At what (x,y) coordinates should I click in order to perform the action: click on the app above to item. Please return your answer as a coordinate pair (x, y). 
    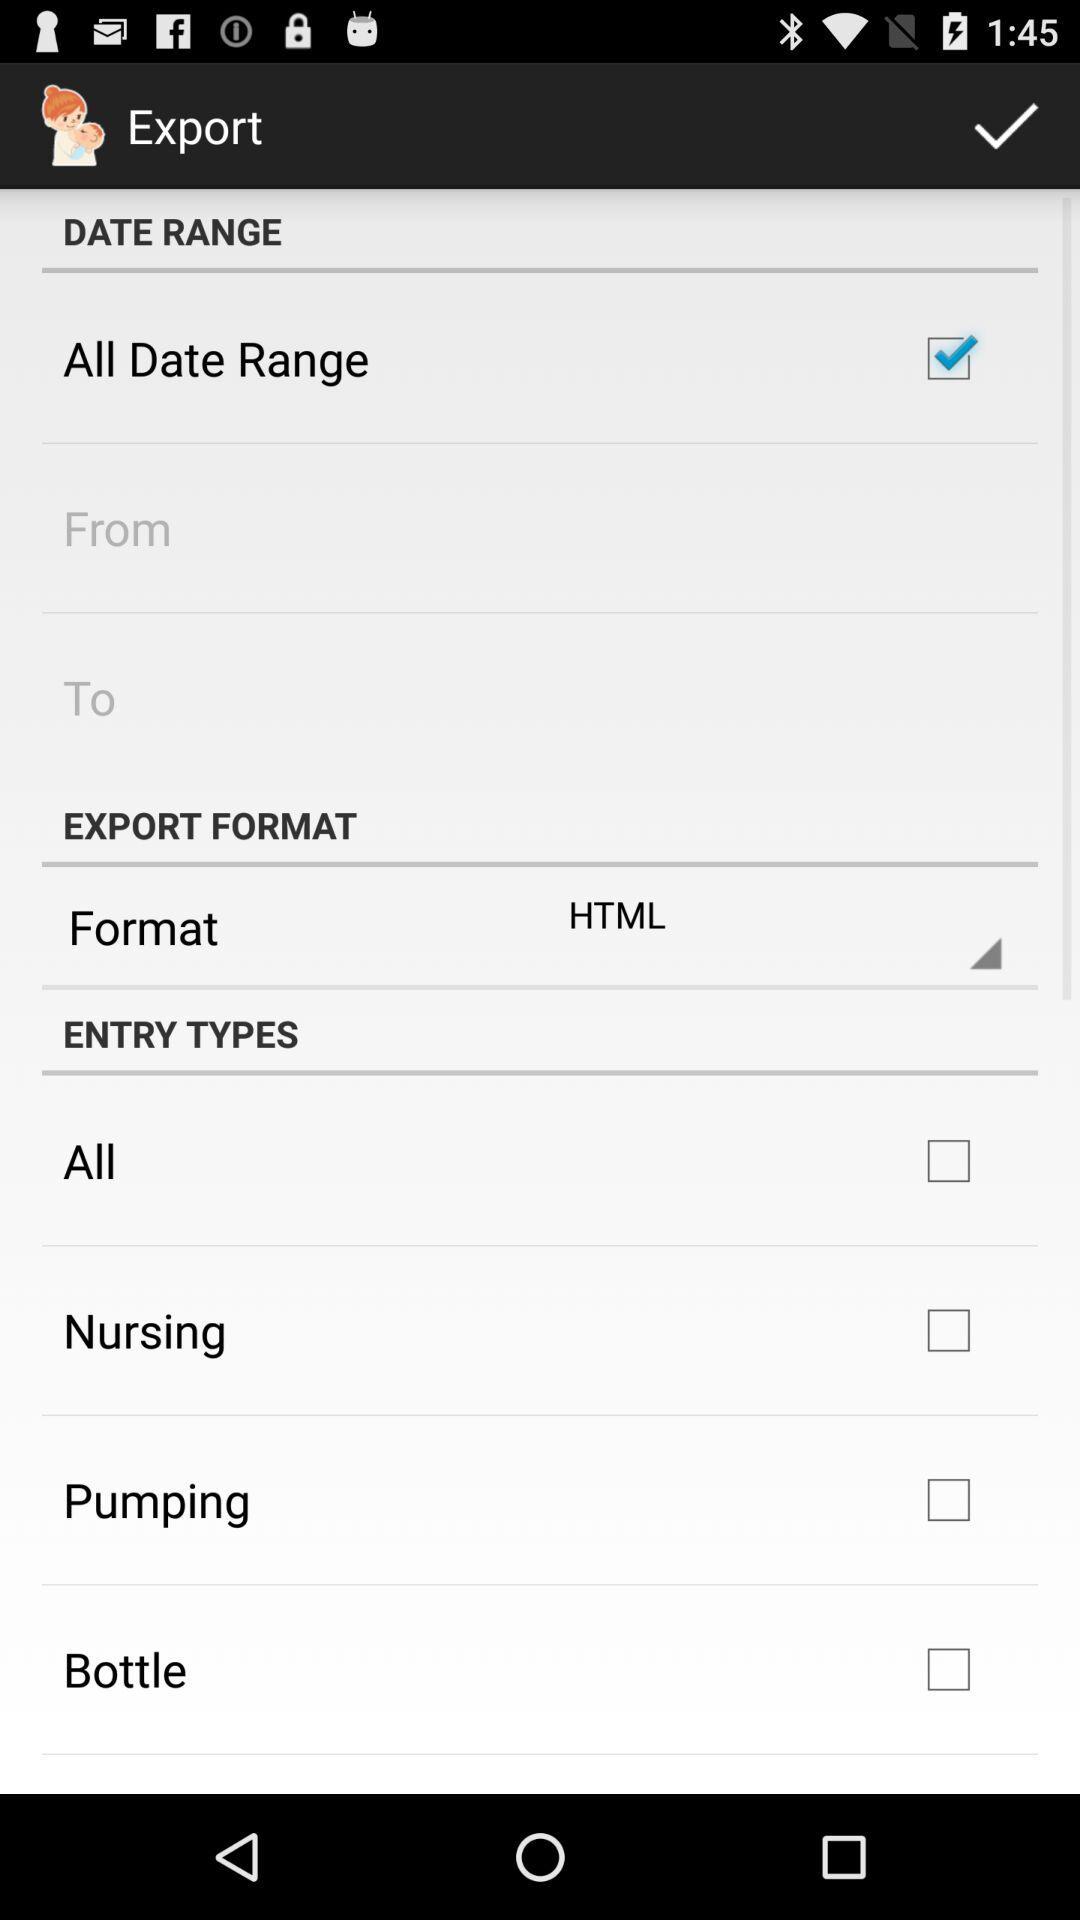
    Looking at the image, I should click on (117, 527).